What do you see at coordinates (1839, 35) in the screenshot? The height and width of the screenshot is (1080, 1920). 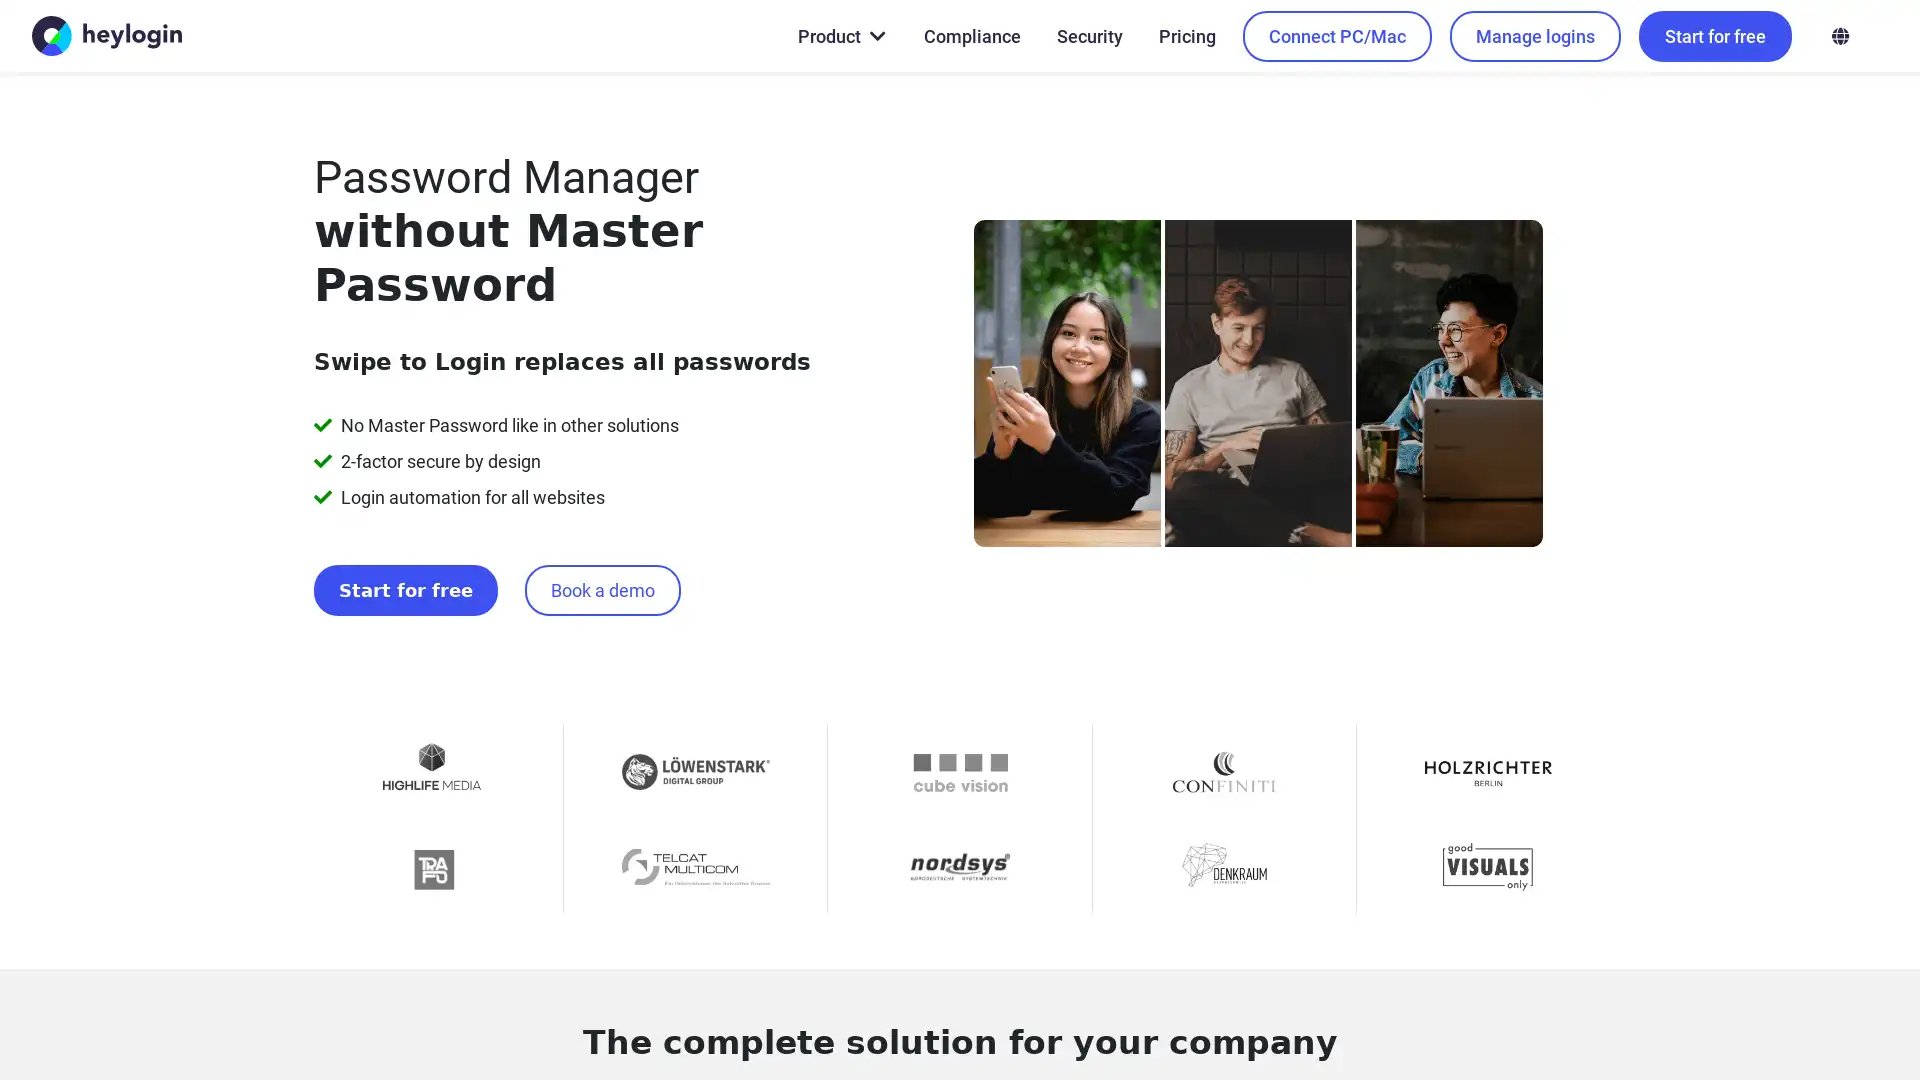 I see `Language Switcher` at bounding box center [1839, 35].